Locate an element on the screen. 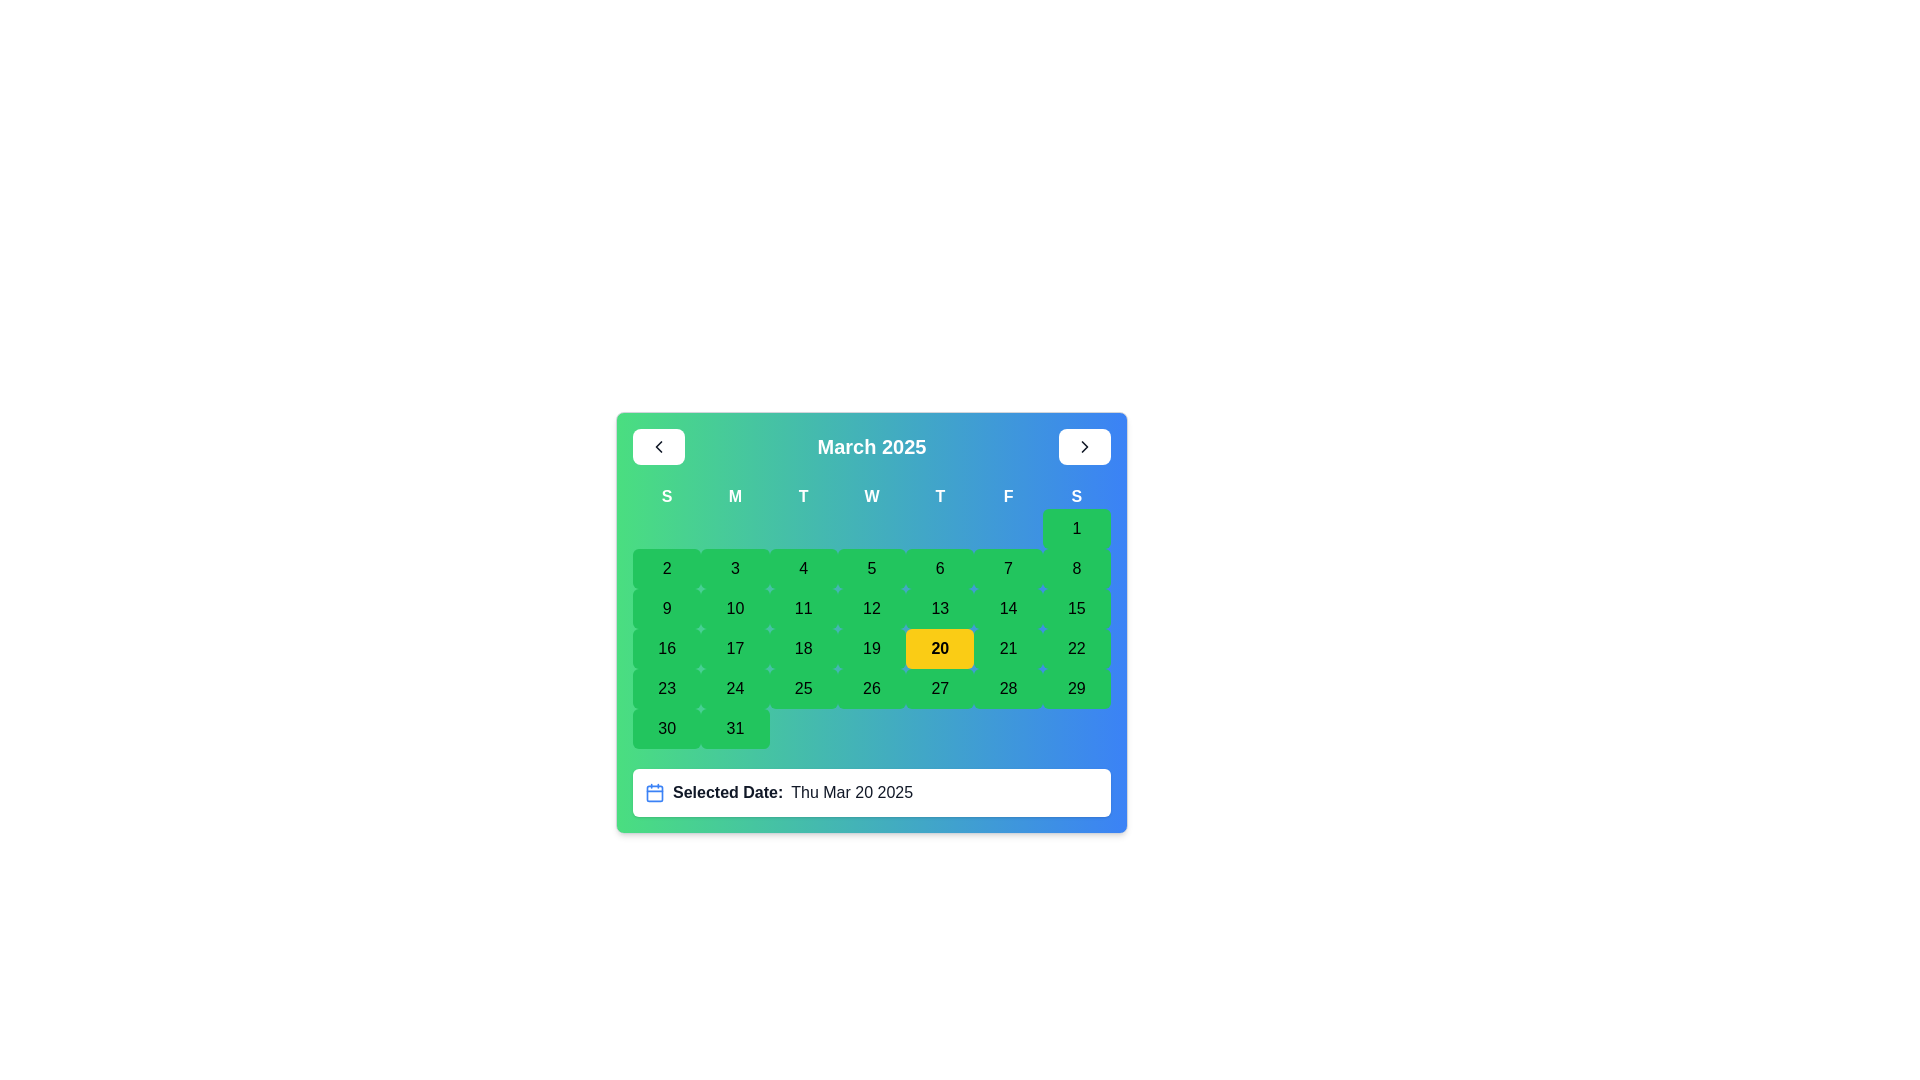 This screenshot has width=1920, height=1080. the button representing the date '25' in the calendar interface is located at coordinates (803, 688).